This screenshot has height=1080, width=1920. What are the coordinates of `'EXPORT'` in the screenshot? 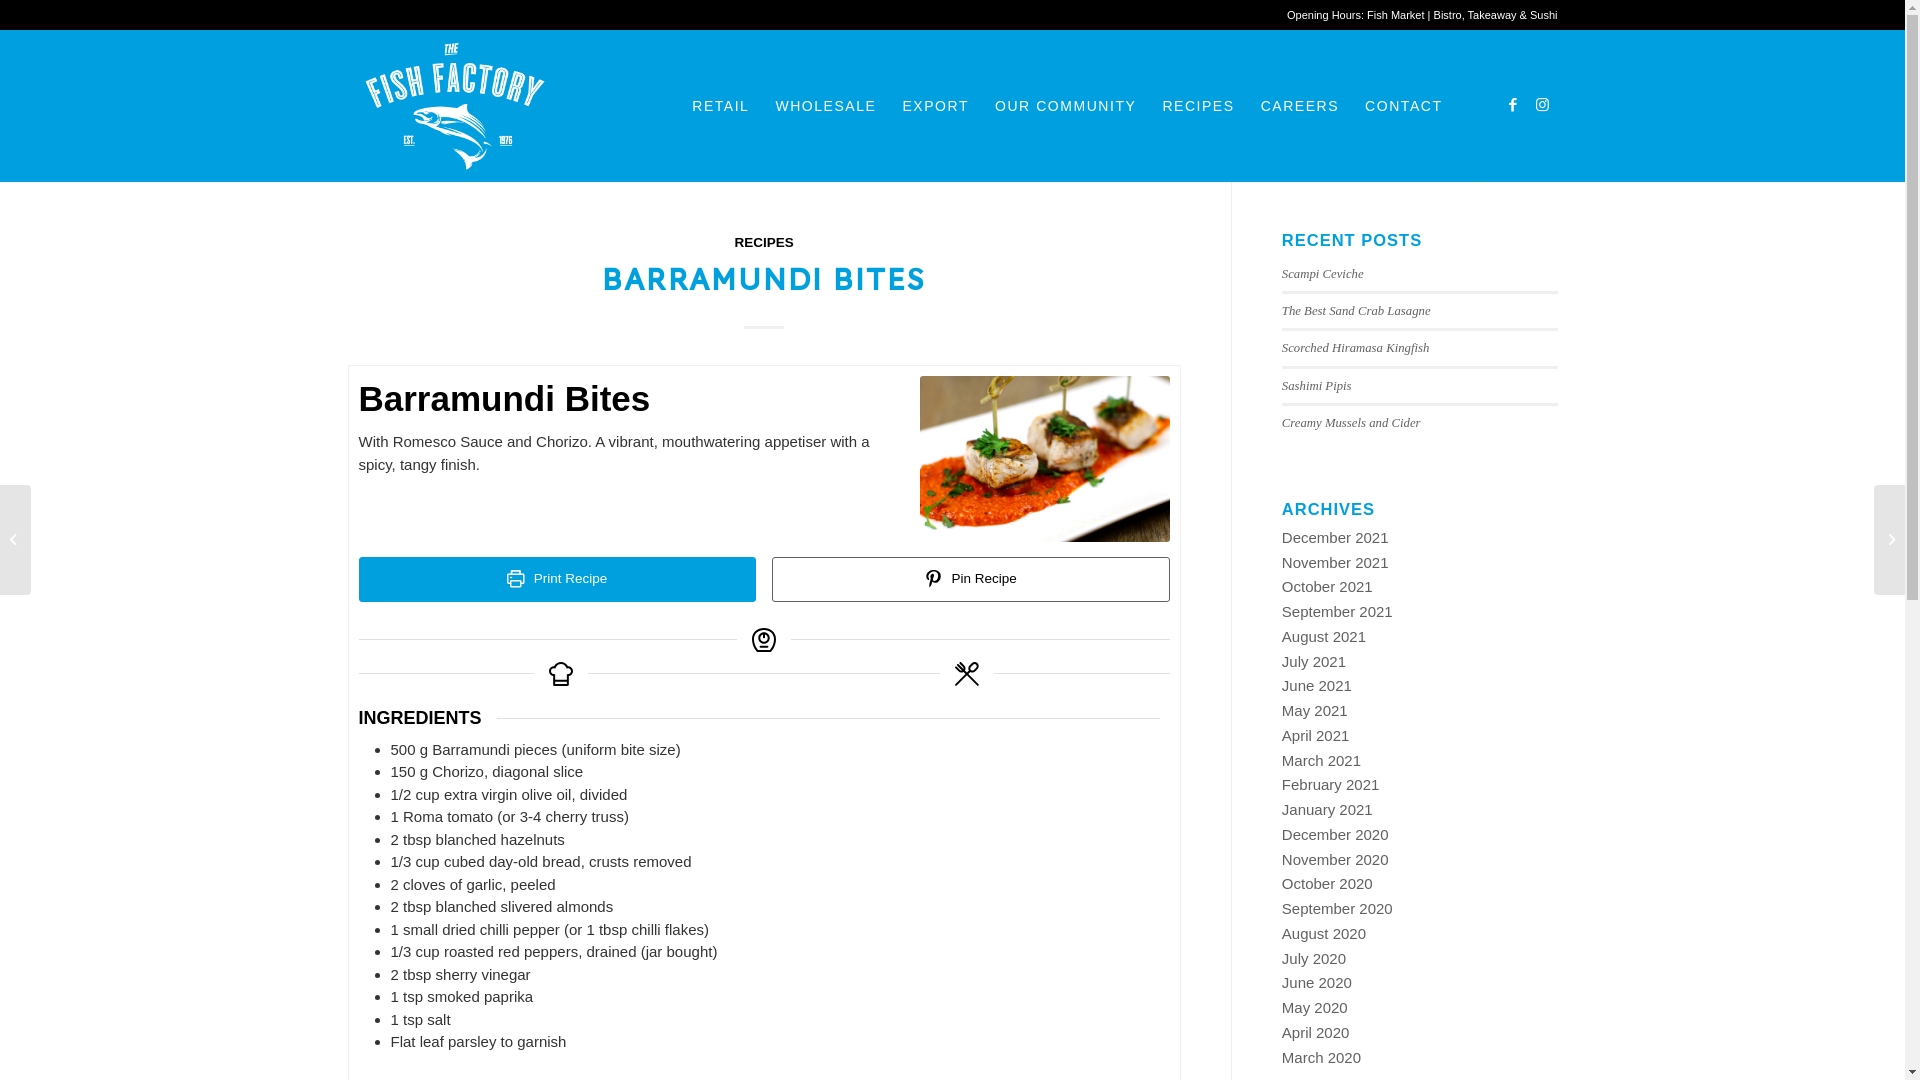 It's located at (934, 105).